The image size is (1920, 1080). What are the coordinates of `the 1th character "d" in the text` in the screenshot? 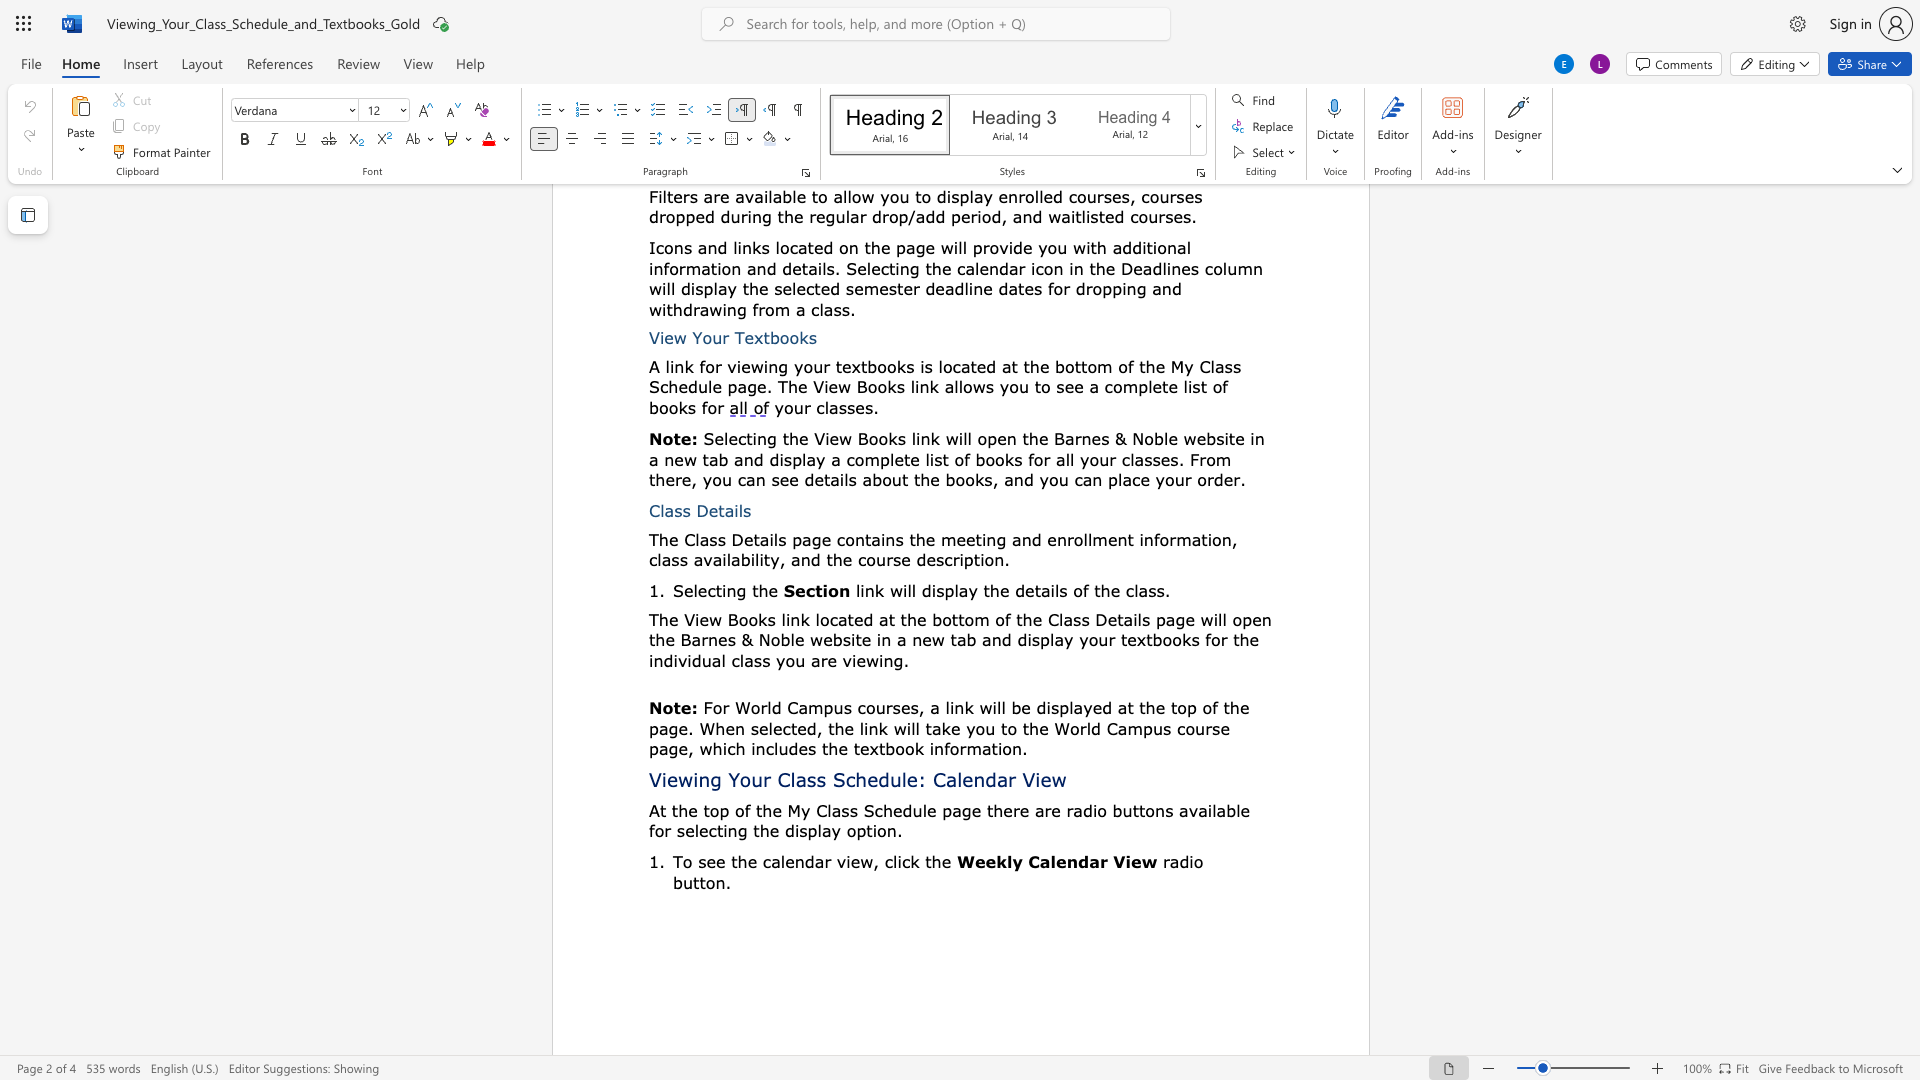 It's located at (883, 778).